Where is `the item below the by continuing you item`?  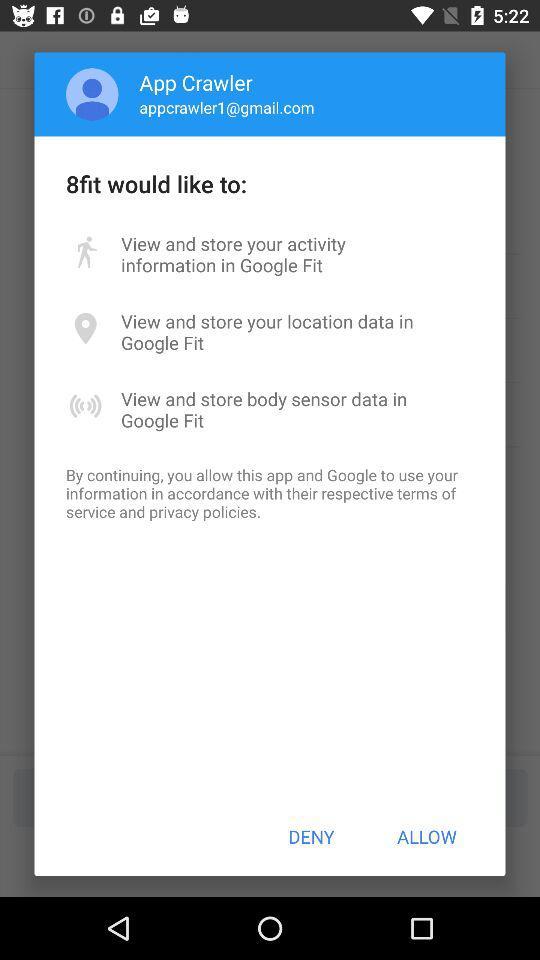 the item below the by continuing you item is located at coordinates (311, 836).